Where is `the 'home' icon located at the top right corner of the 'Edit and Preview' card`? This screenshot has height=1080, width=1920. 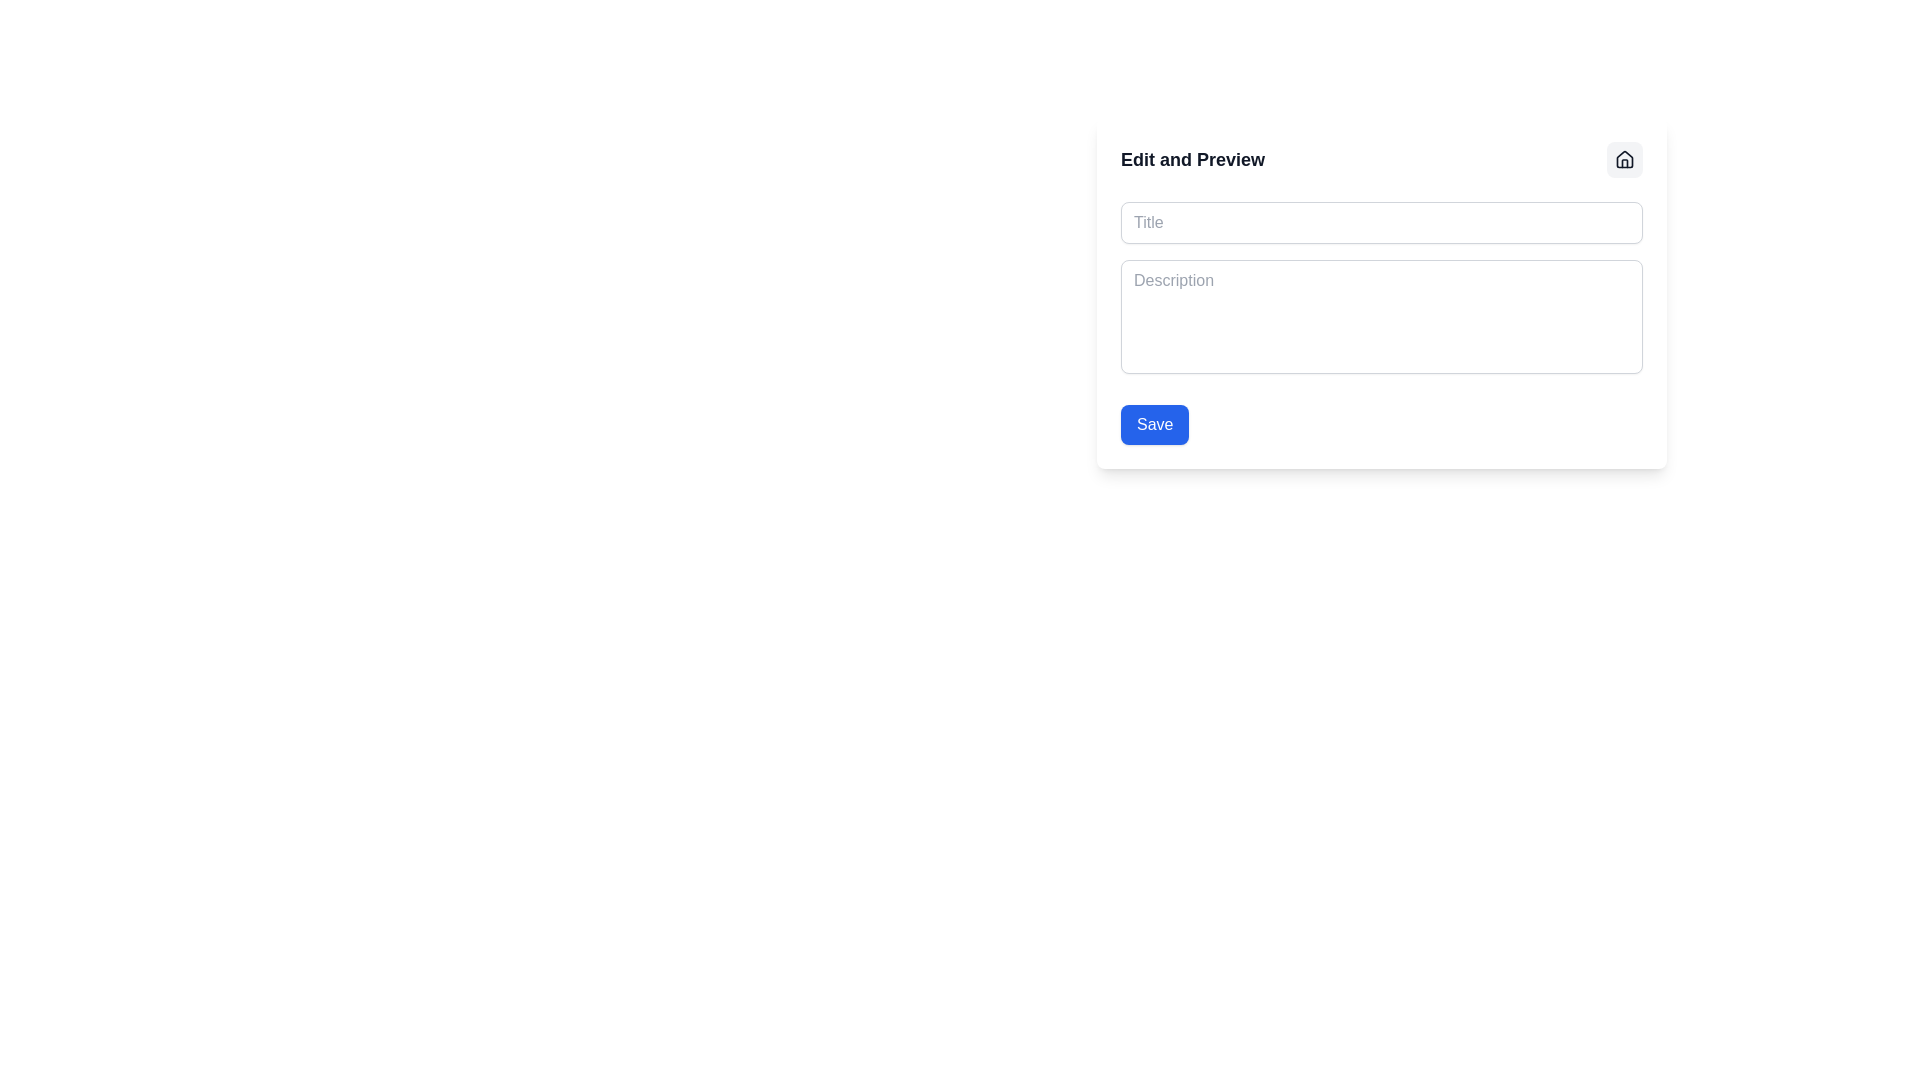 the 'home' icon located at the top right corner of the 'Edit and Preview' card is located at coordinates (1625, 158).